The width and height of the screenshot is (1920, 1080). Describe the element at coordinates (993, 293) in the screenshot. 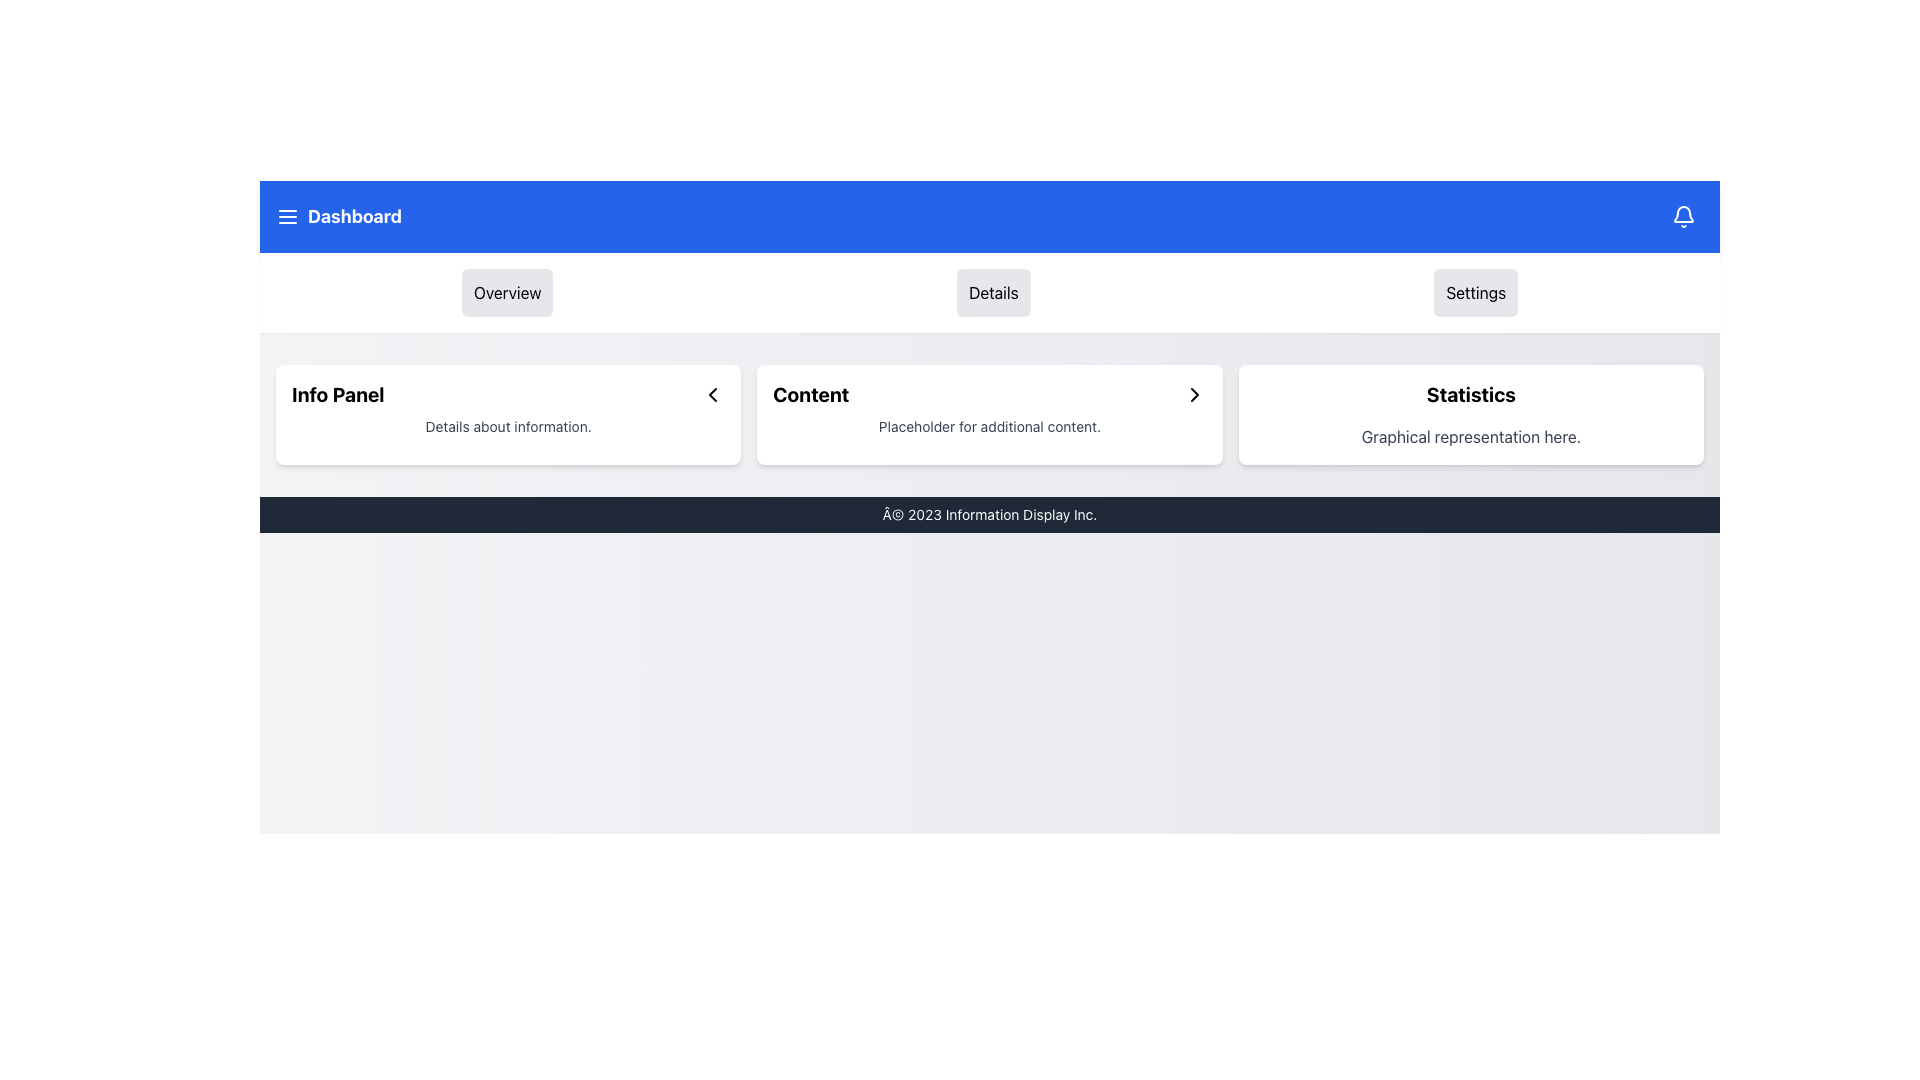

I see `the 'Details' button, the second button in a horizontal set of three buttons, to change its background color` at that location.